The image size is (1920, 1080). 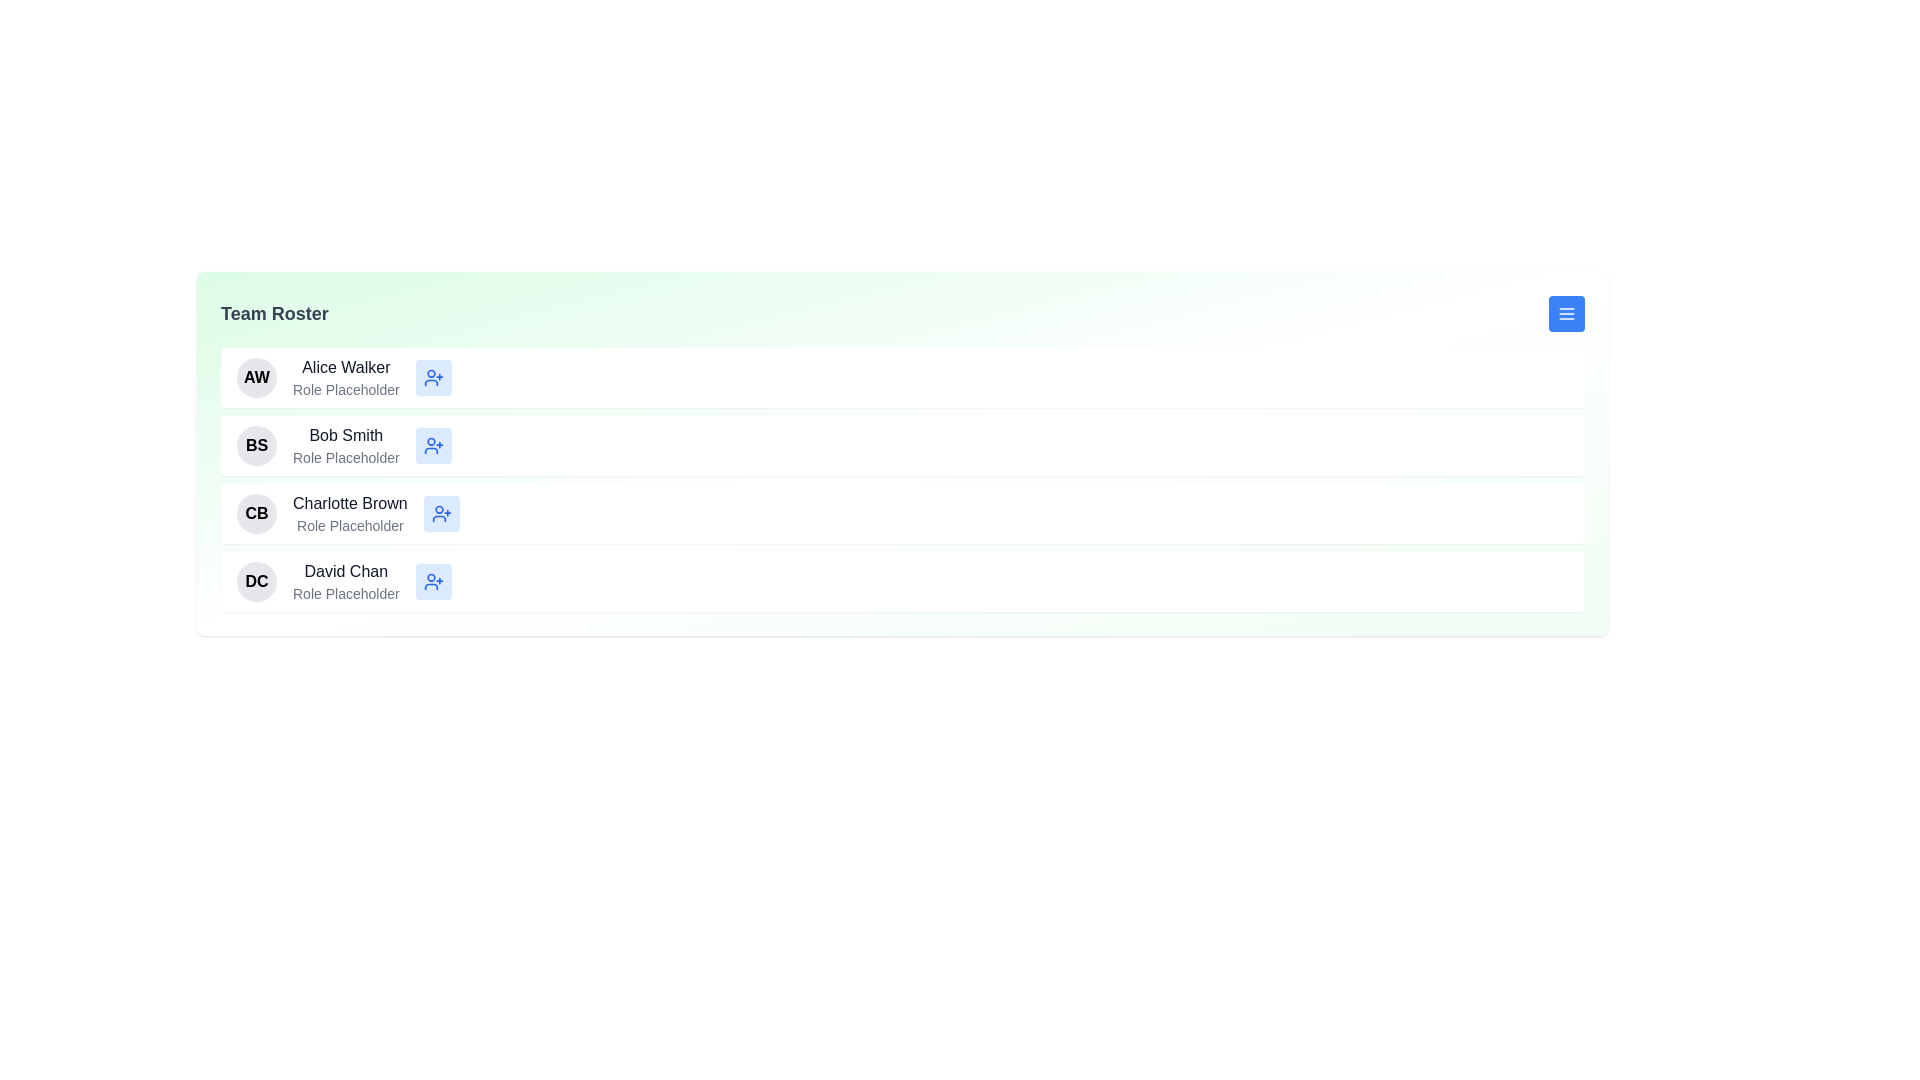 What do you see at coordinates (901, 512) in the screenshot?
I see `the third list item in the 'Team Roster' section that displays a team member's initials, name, and role, positioned between 'Bob Smith' and 'David Chan'` at bounding box center [901, 512].